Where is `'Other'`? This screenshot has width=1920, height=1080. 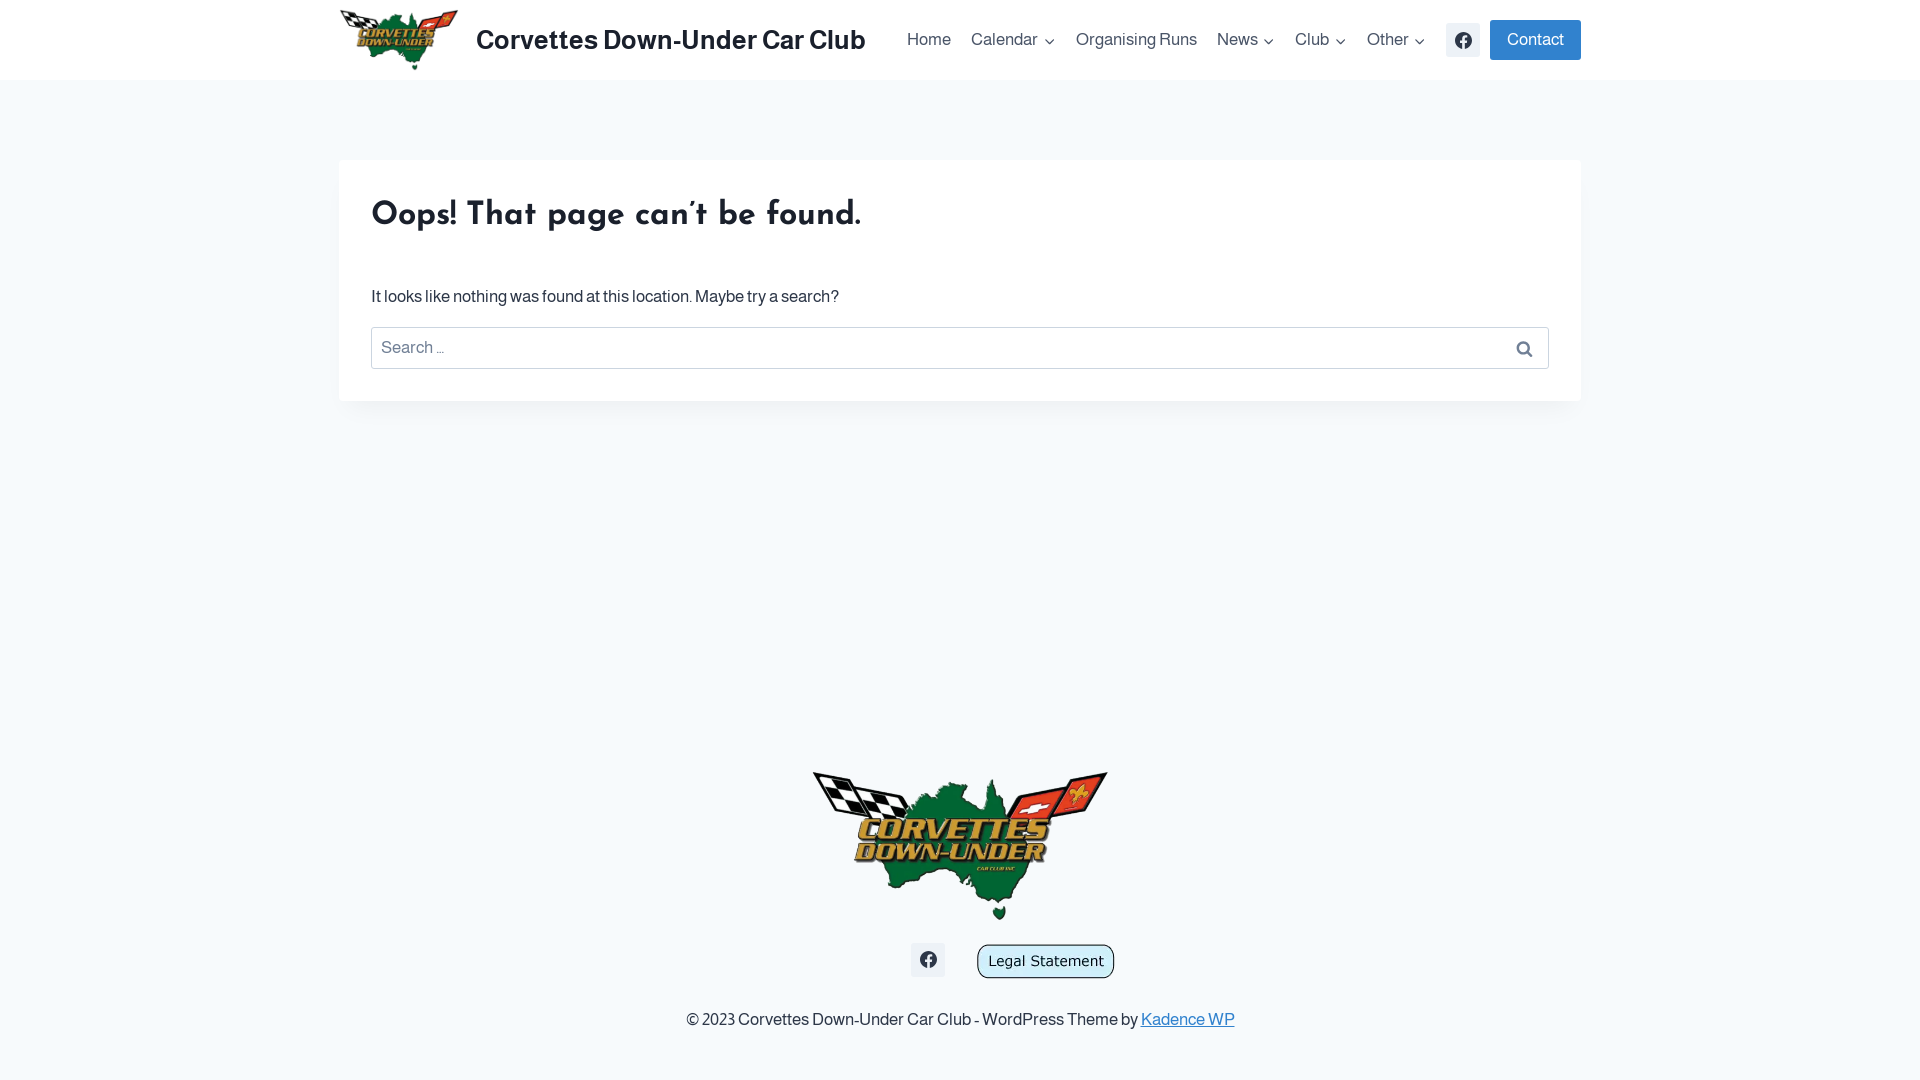
'Other' is located at coordinates (1395, 39).